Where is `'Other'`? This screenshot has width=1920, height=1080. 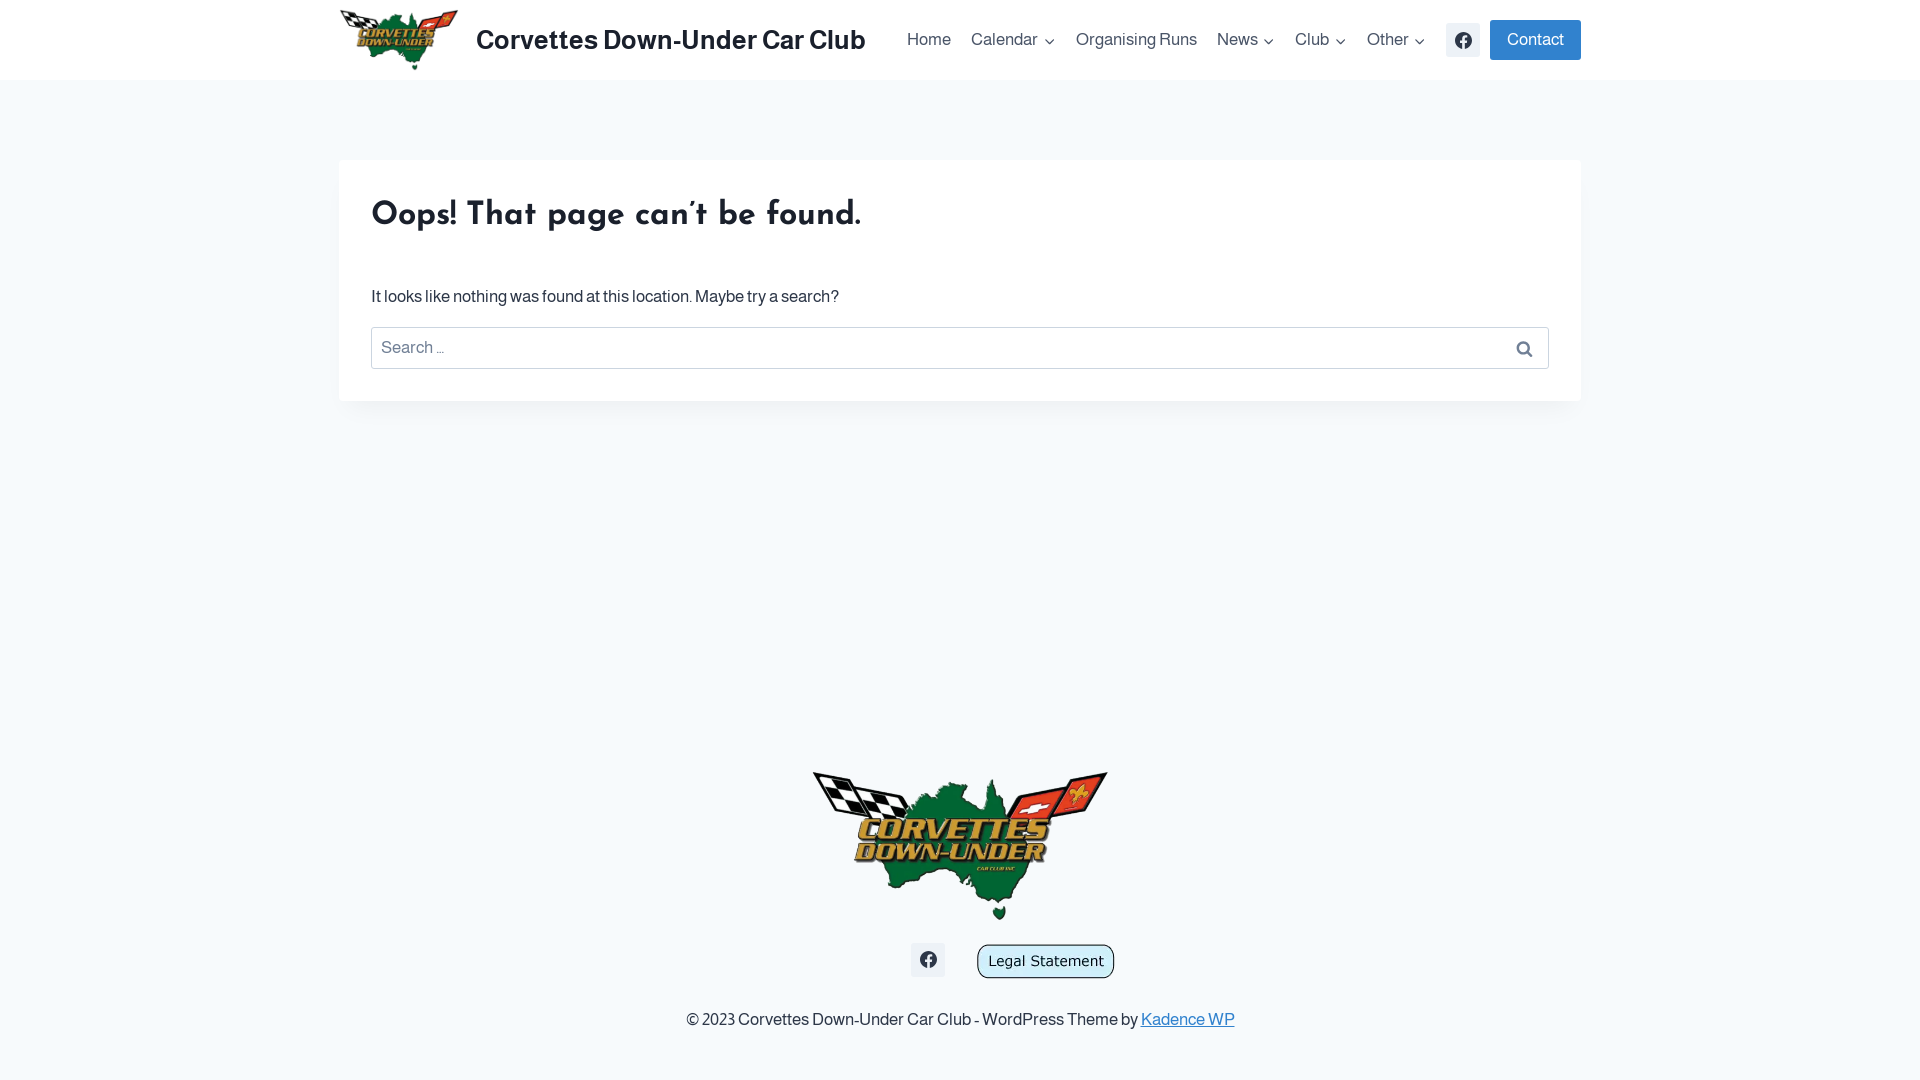
'Other' is located at coordinates (1395, 39).